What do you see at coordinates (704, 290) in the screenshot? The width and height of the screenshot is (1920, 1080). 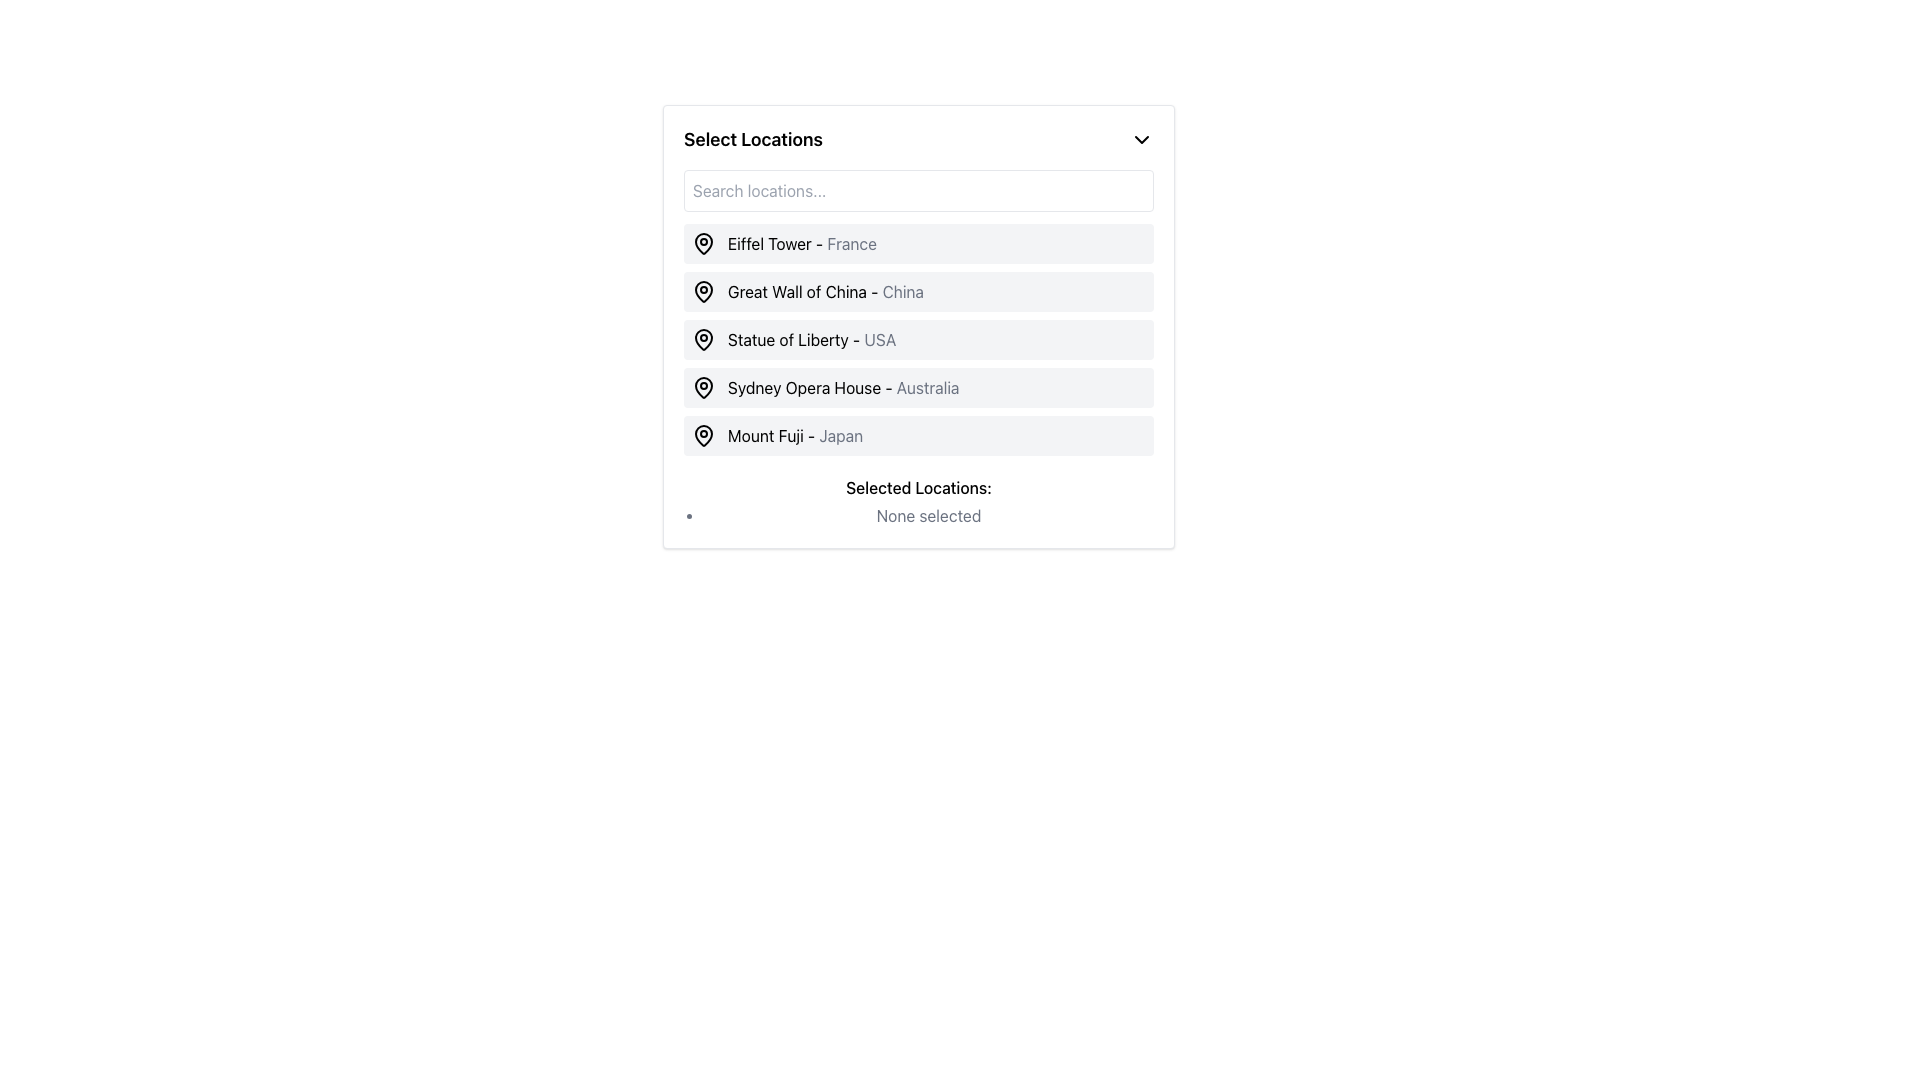 I see `the location marker icon that indicates the 'Great Wall of China - China' option in the list` at bounding box center [704, 290].